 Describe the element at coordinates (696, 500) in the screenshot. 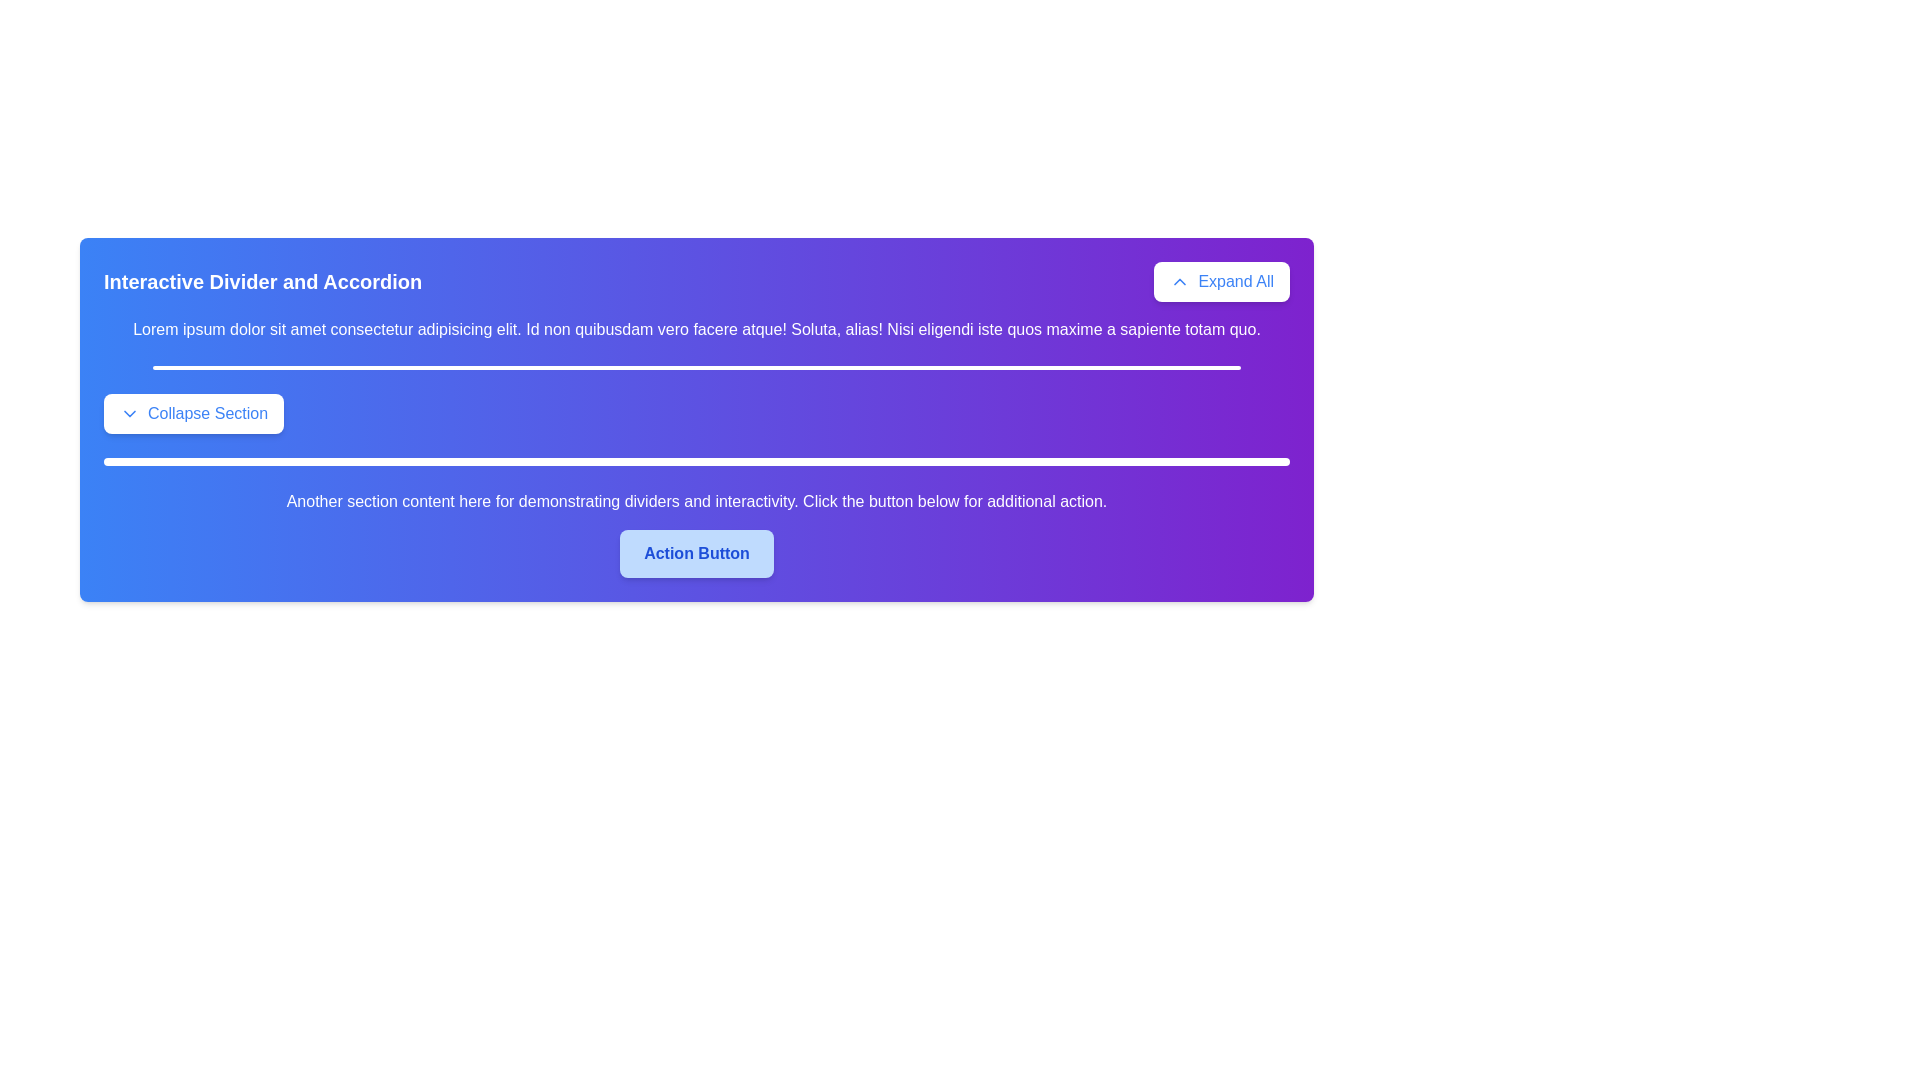

I see `text block containing the sentence 'Another section content here for demonstrating dividers and interactivity. Click the button below for additional action.' which is situated above the 'Action Button' and below a white horizontal divider line, centered horizontally in a gradient background` at that location.